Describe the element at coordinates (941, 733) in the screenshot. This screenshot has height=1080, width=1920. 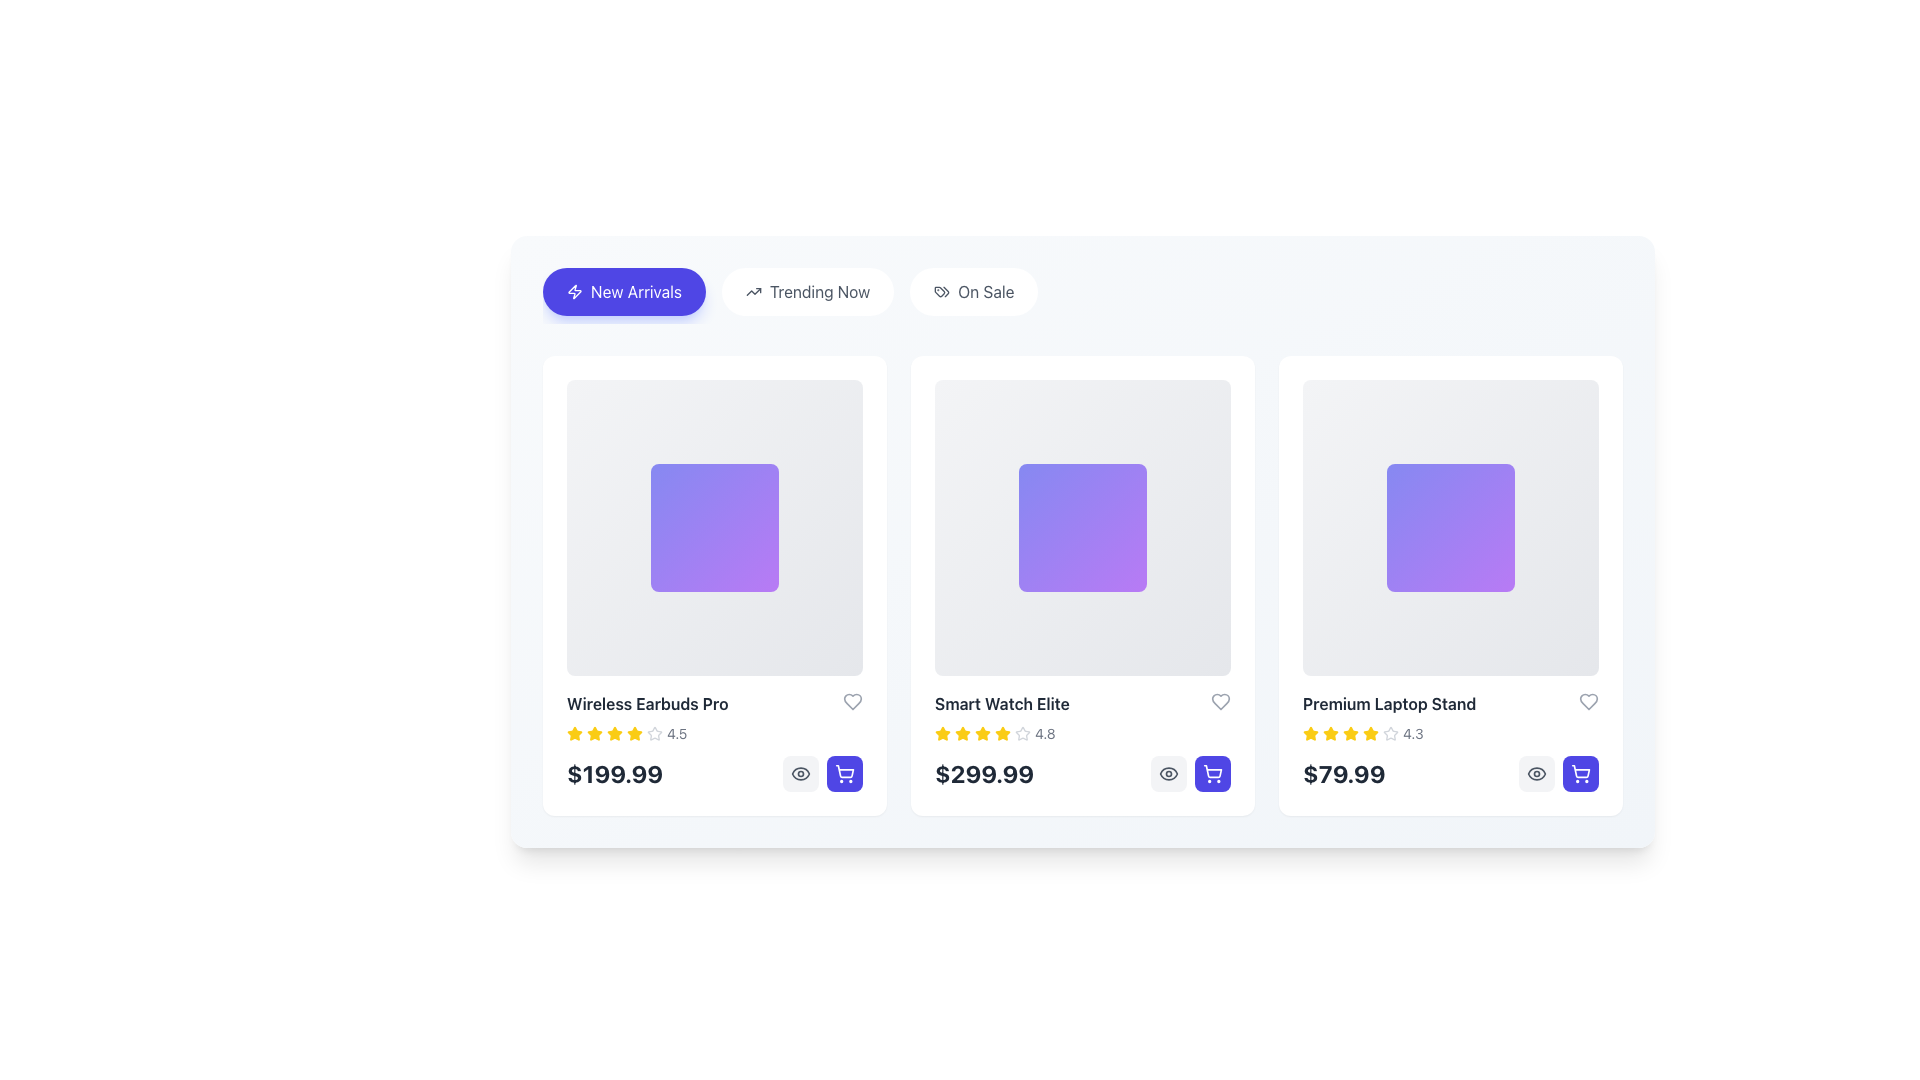
I see `the Rating indicator - Star icon representing a high rating of 4.8 stars for the 'Smart Watch Elite' product, located in the center of the second product card` at that location.